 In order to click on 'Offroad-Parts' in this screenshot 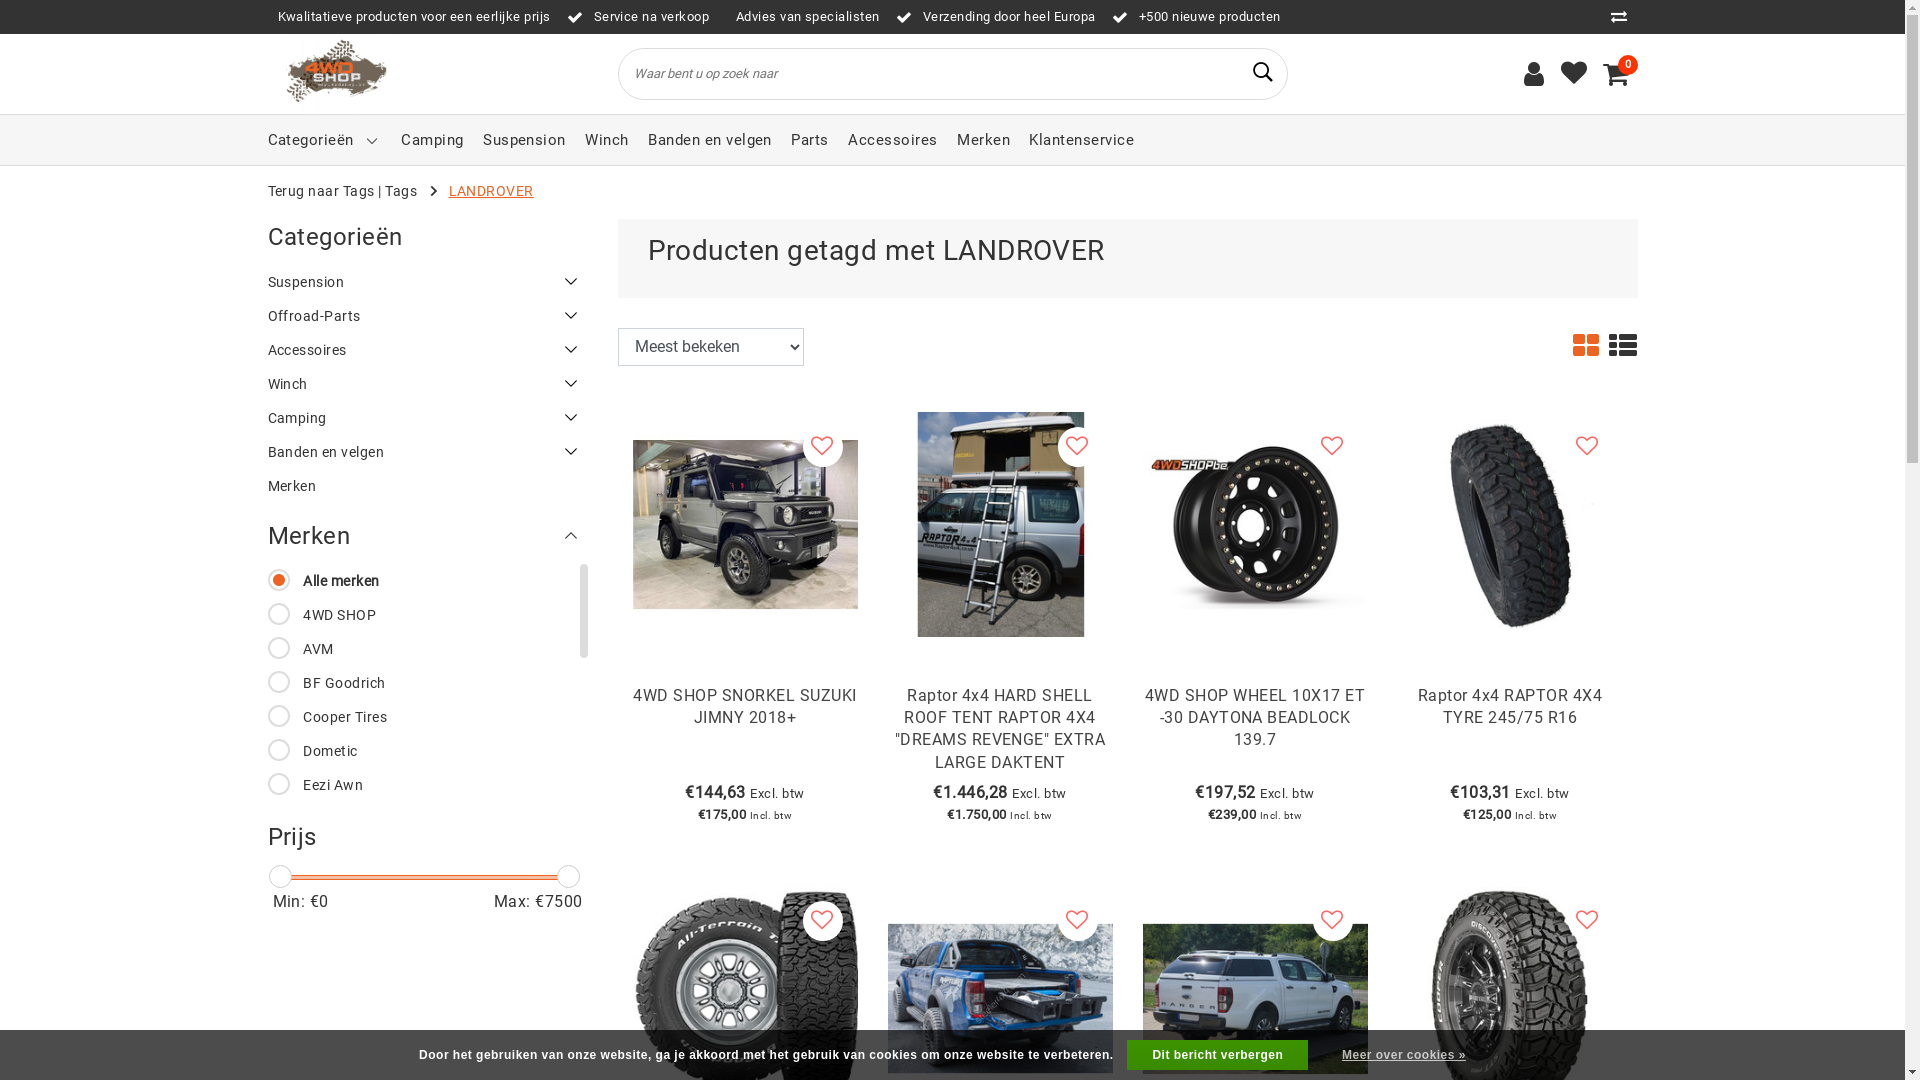, I will do `click(426, 315)`.